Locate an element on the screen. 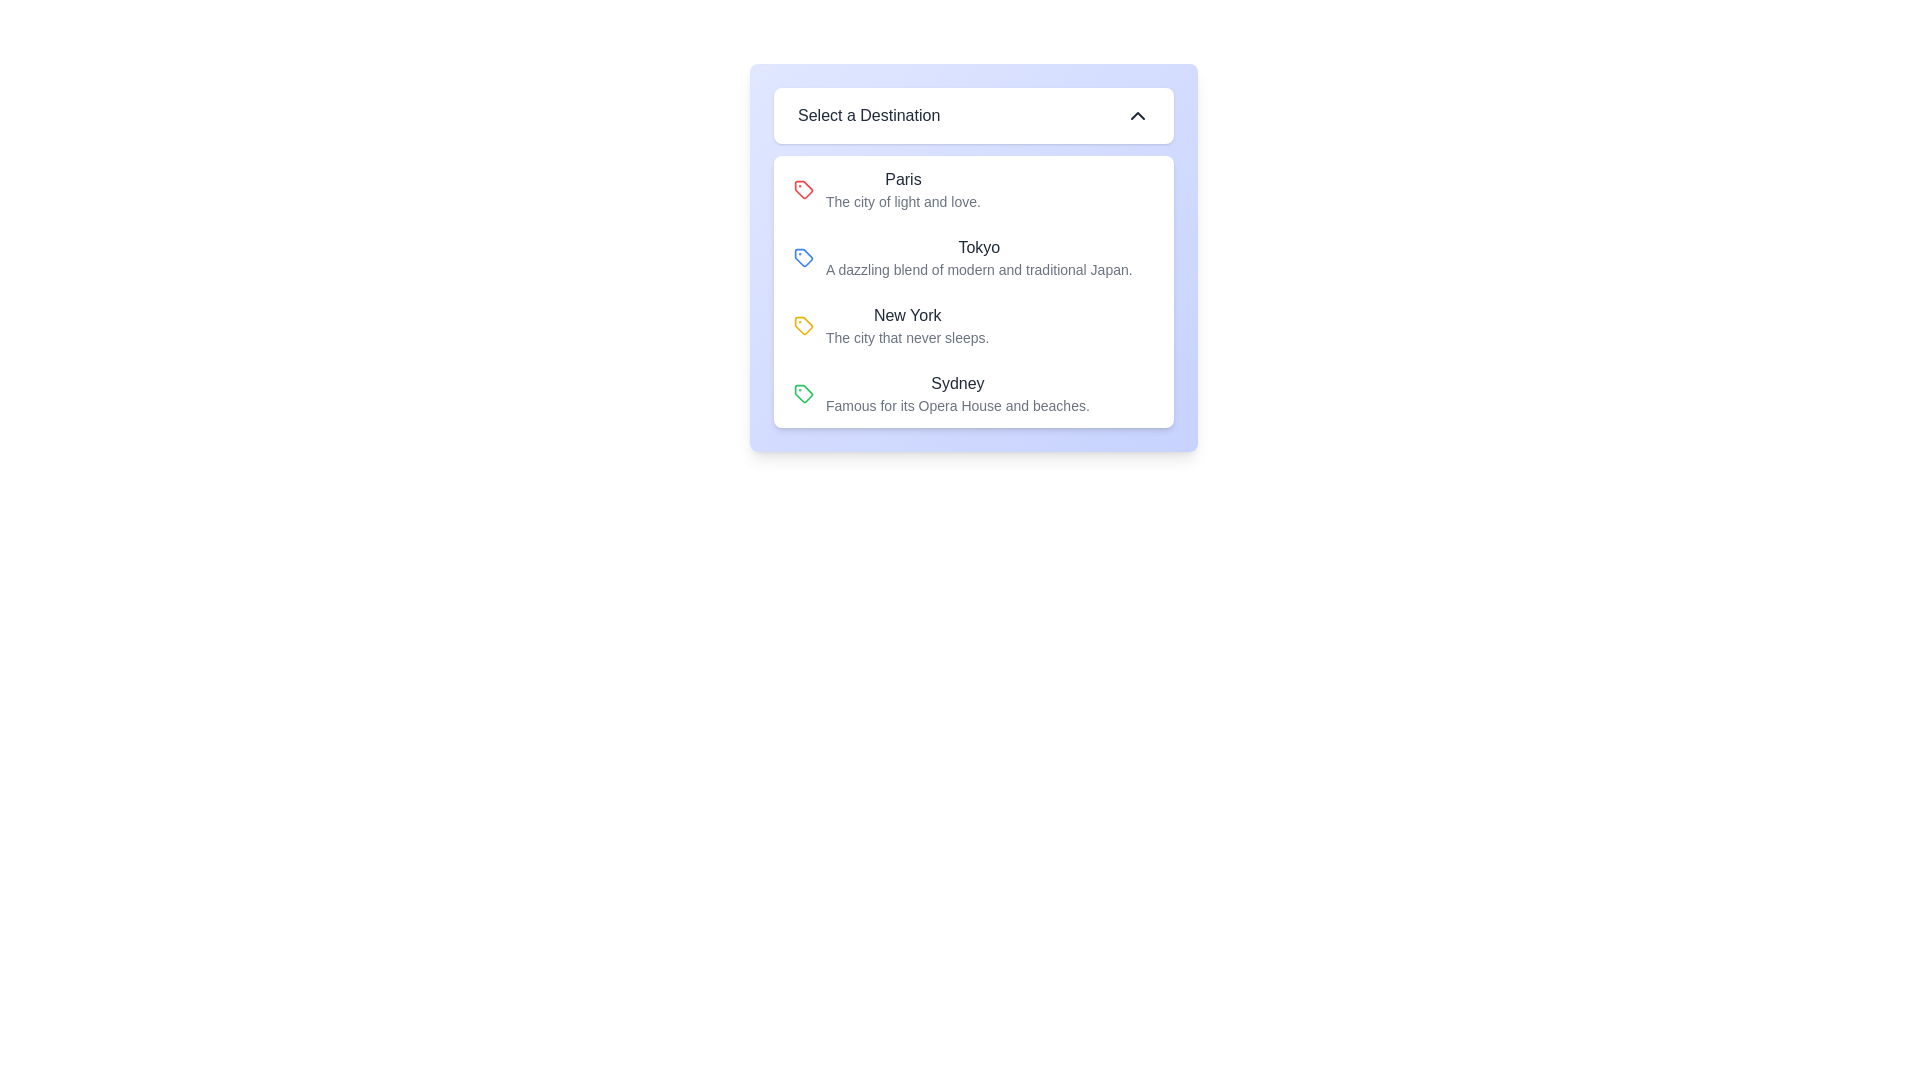  the chevron up icon next to the 'Select a Destination' section is located at coordinates (1137, 115).